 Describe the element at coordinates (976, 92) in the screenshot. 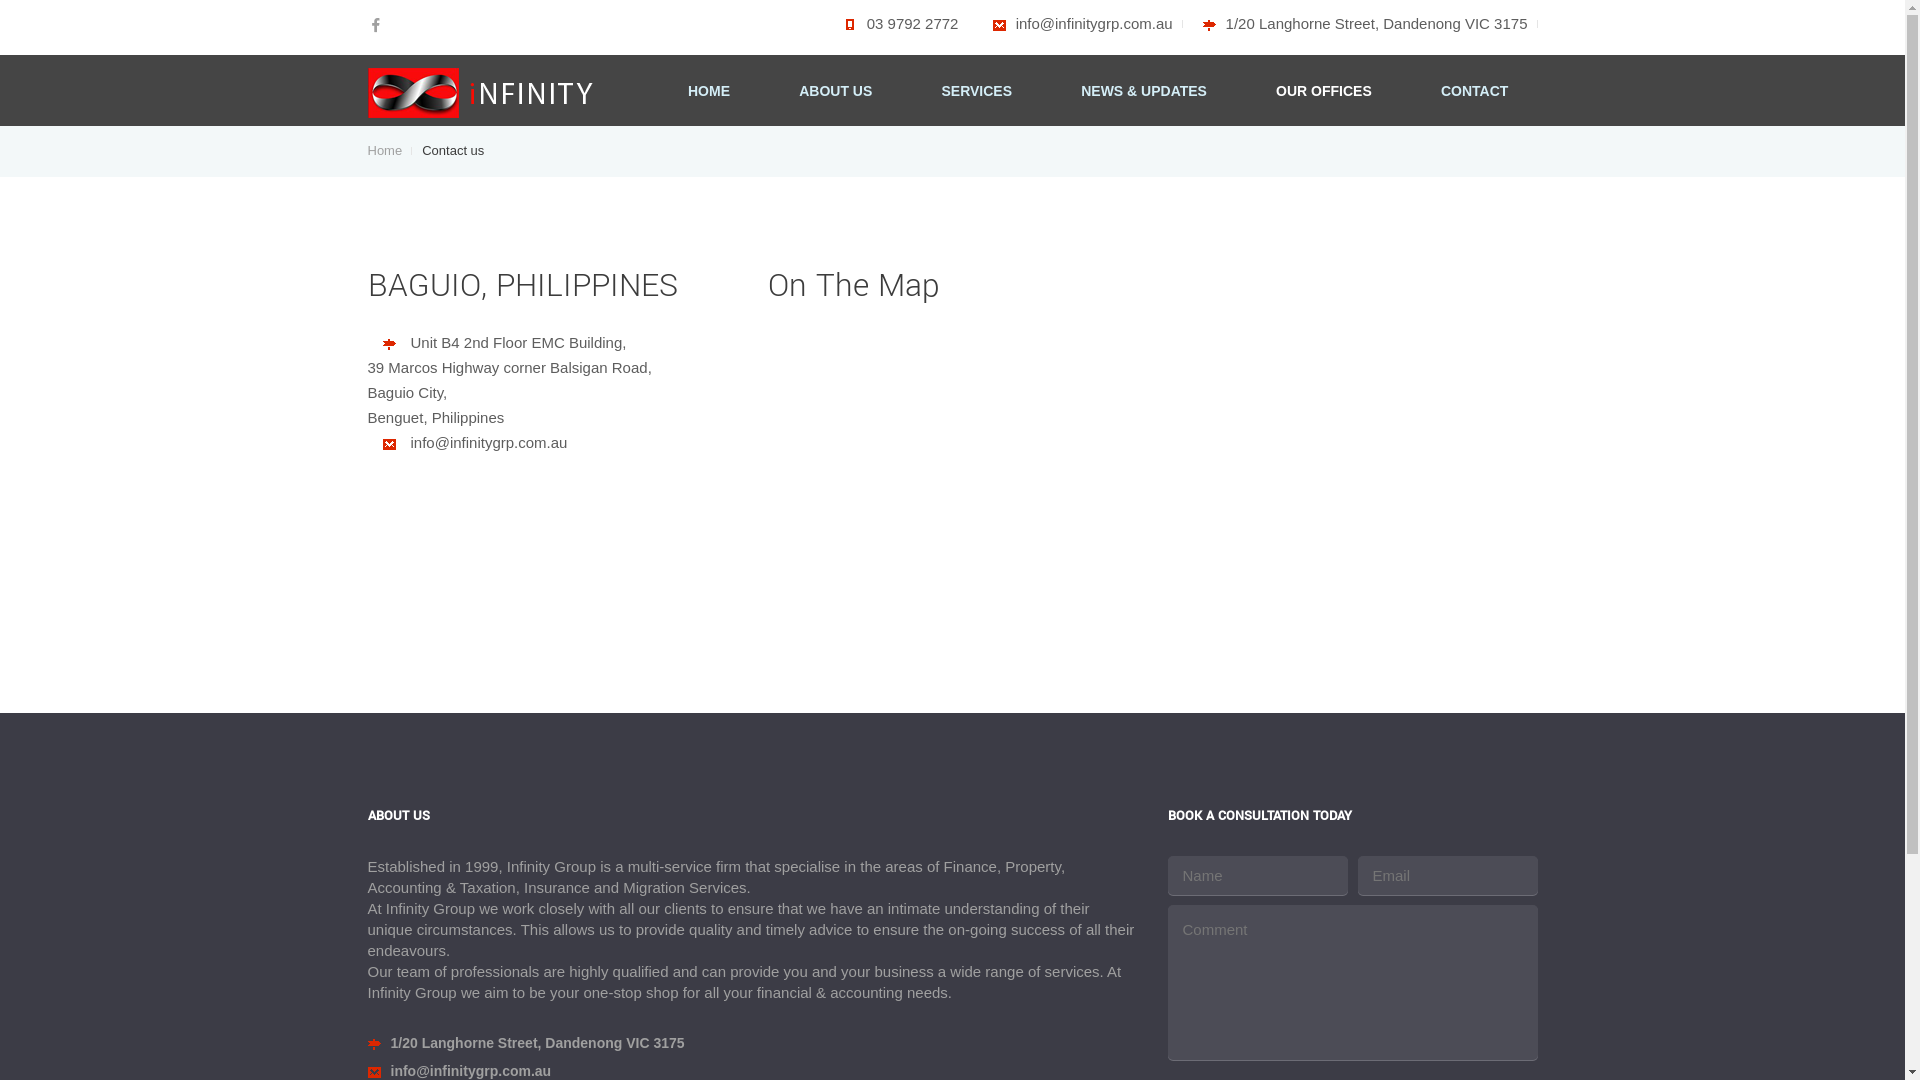

I see `'SERVICES'` at that location.